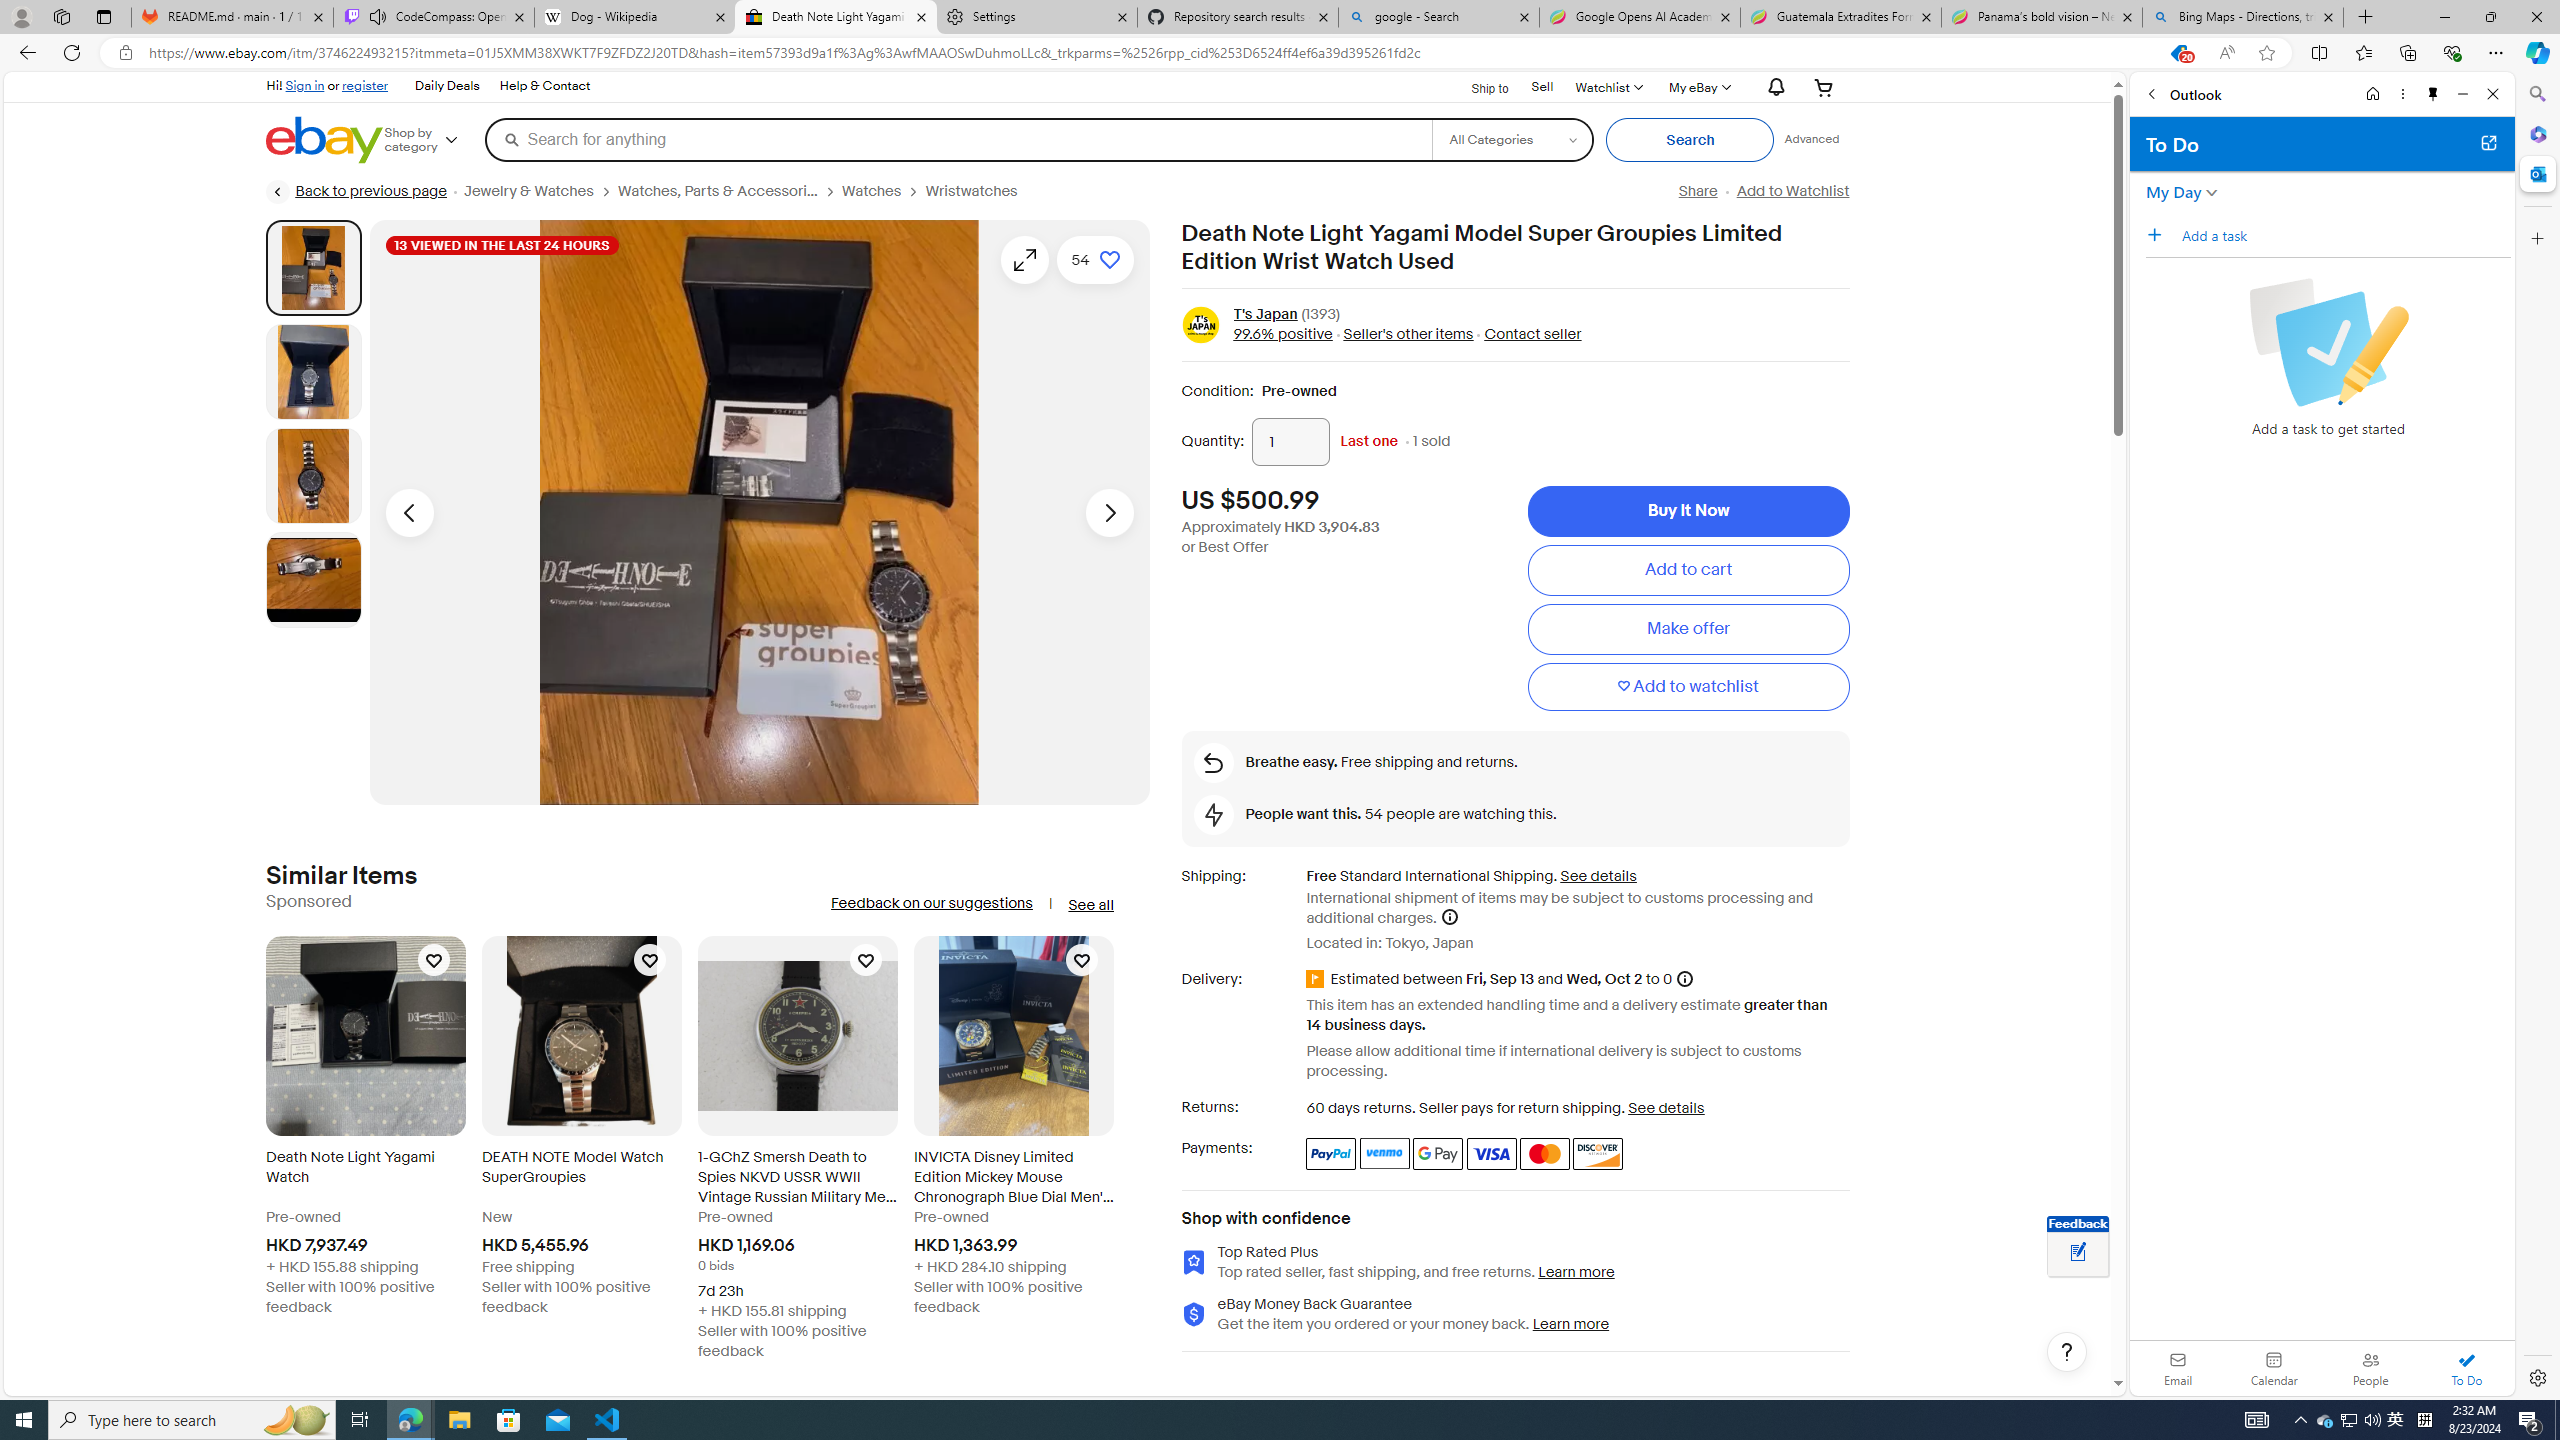 The width and height of the screenshot is (2560, 1440). What do you see at coordinates (2066, 1351) in the screenshot?
I see `'Help, opens dialogs'` at bounding box center [2066, 1351].